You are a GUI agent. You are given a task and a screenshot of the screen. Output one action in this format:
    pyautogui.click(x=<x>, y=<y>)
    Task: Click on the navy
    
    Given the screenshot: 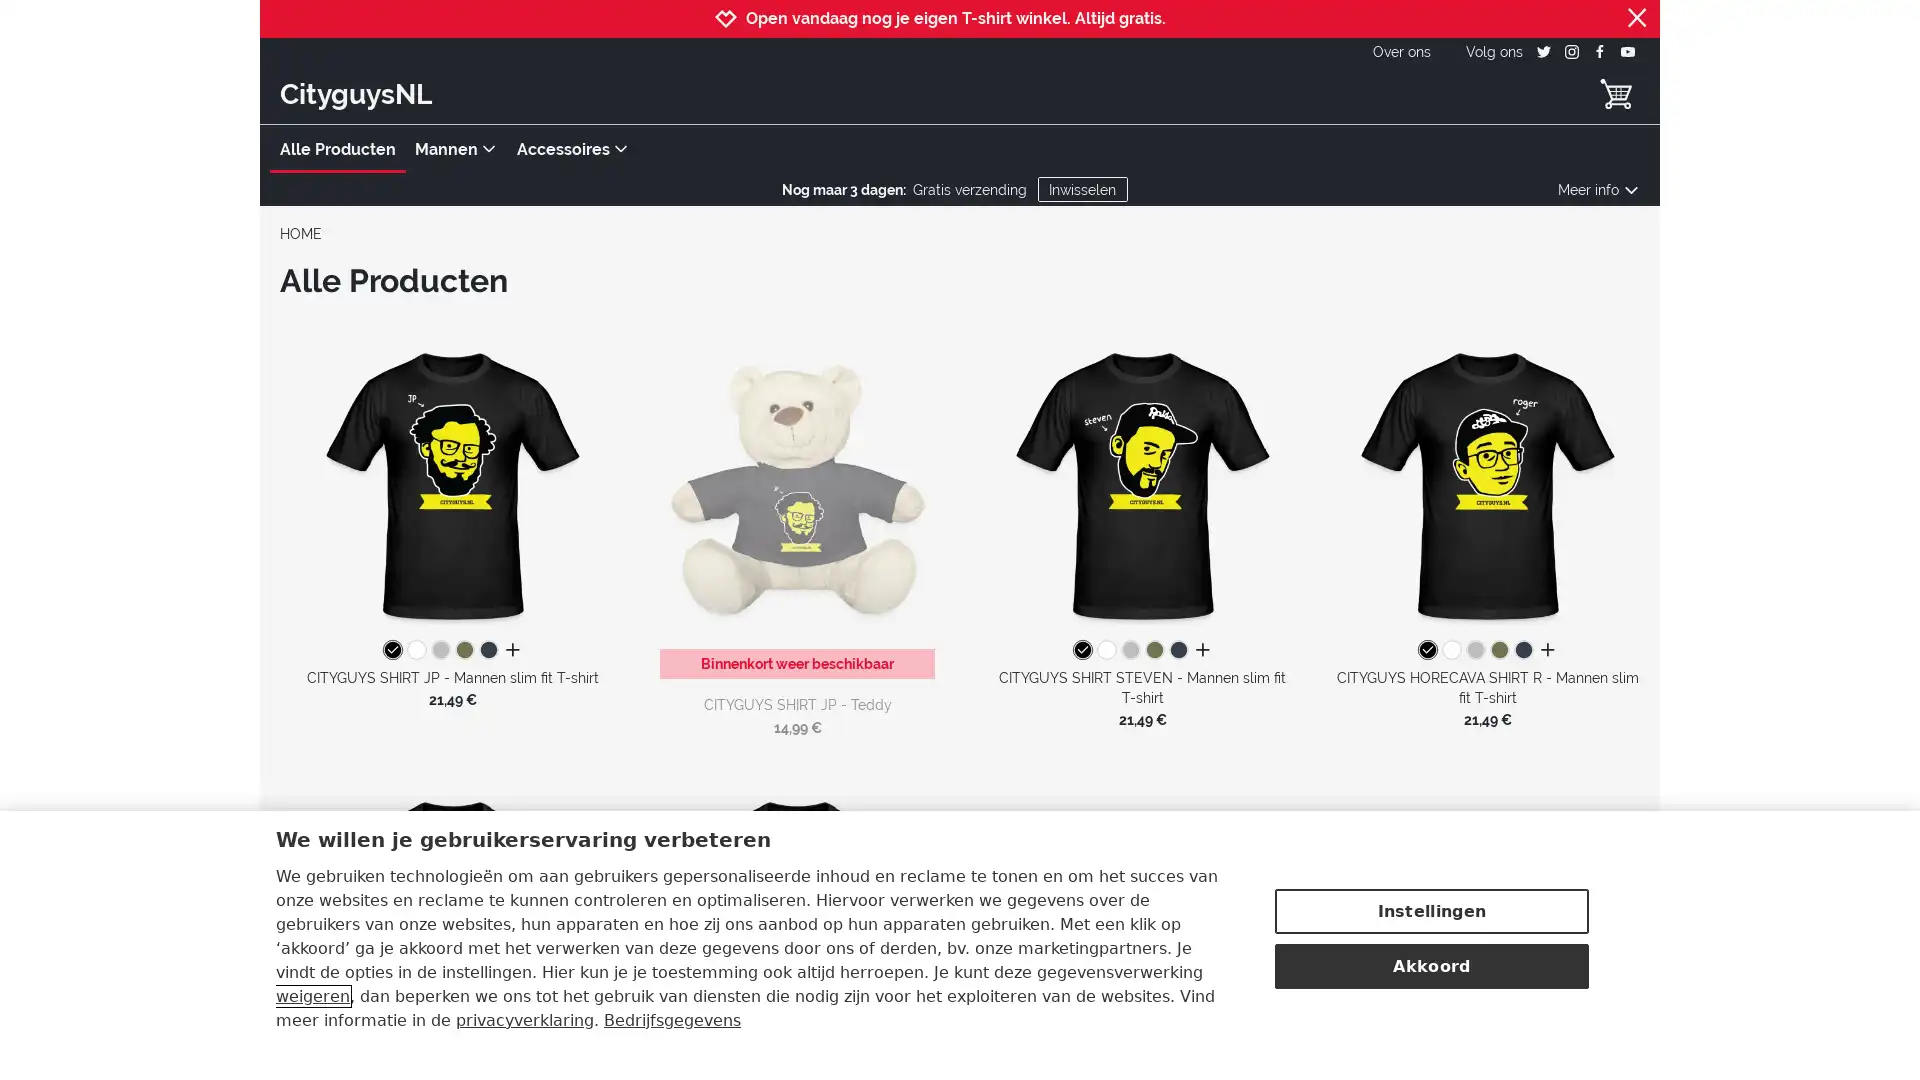 What is the action you would take?
    pyautogui.click(x=488, y=651)
    